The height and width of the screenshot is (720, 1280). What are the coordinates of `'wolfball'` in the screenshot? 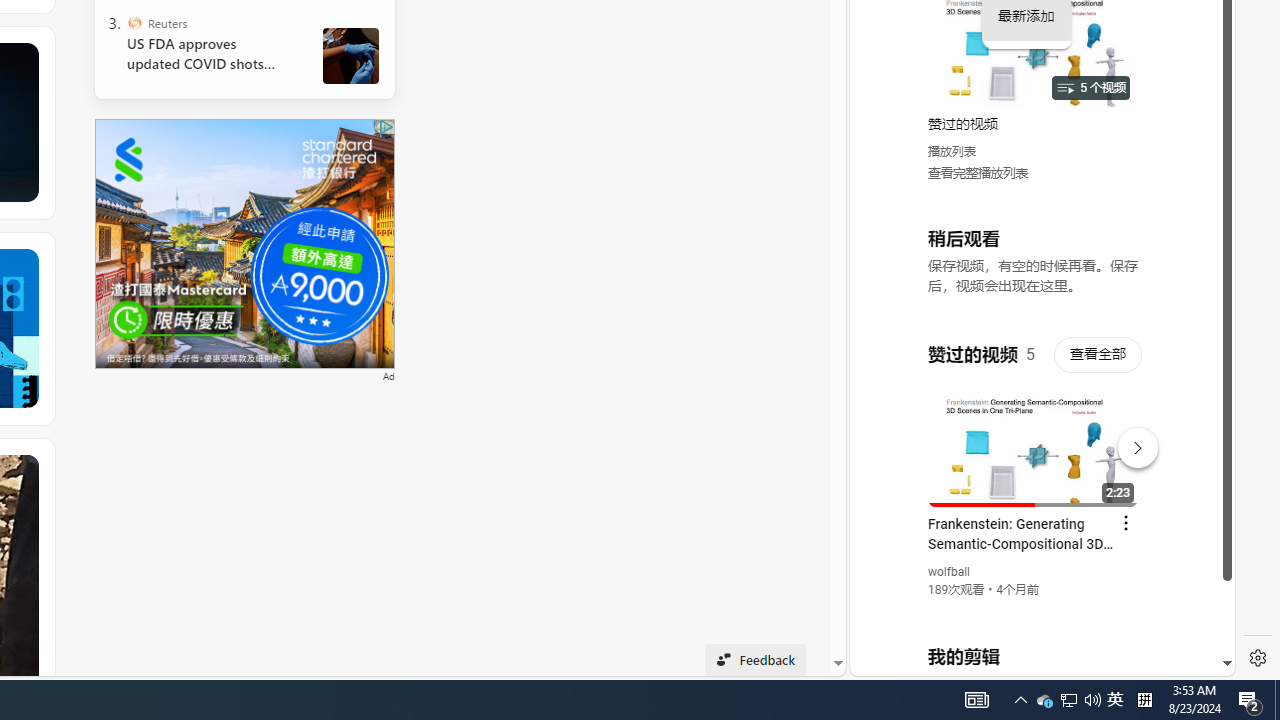 It's located at (948, 572).